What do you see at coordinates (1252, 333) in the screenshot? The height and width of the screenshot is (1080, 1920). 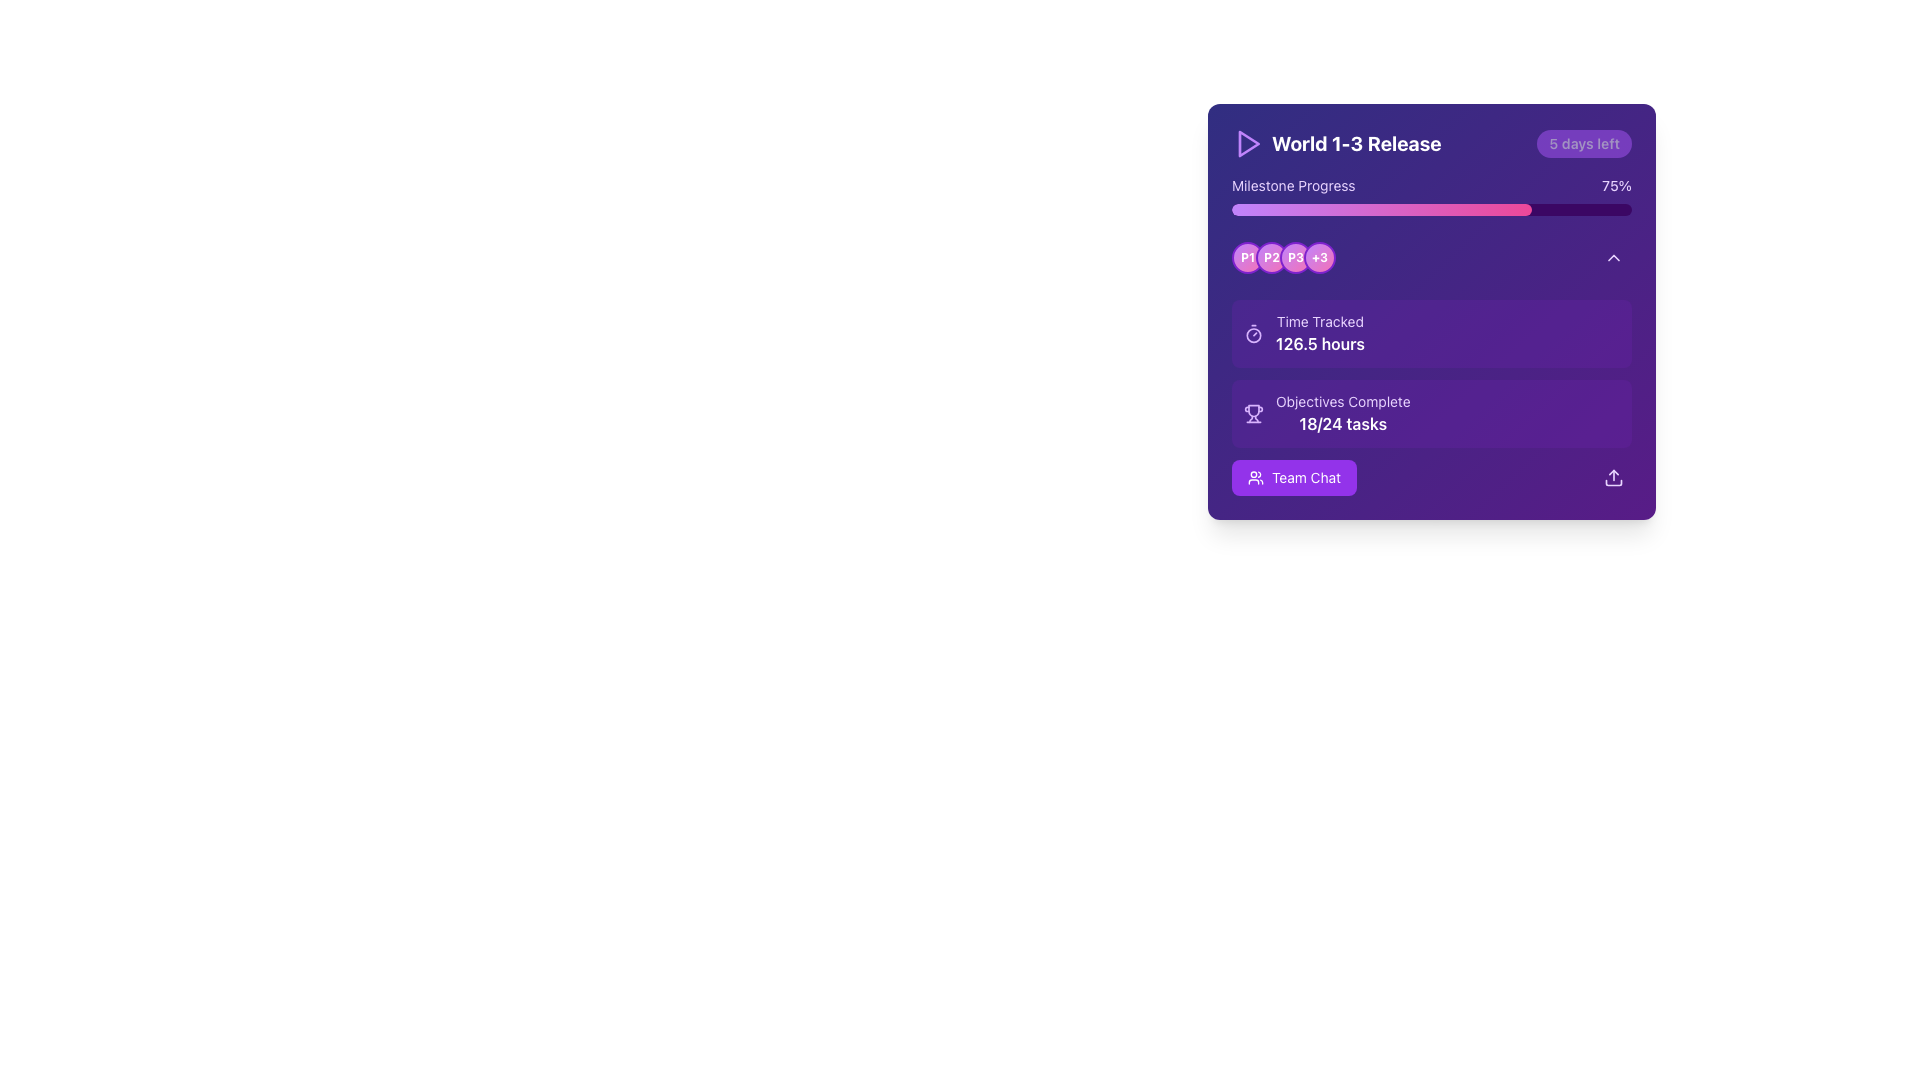 I see `the circular purple timer icon located in the upper-left corner of the 'Time Tracked' section of the UI` at bounding box center [1252, 333].